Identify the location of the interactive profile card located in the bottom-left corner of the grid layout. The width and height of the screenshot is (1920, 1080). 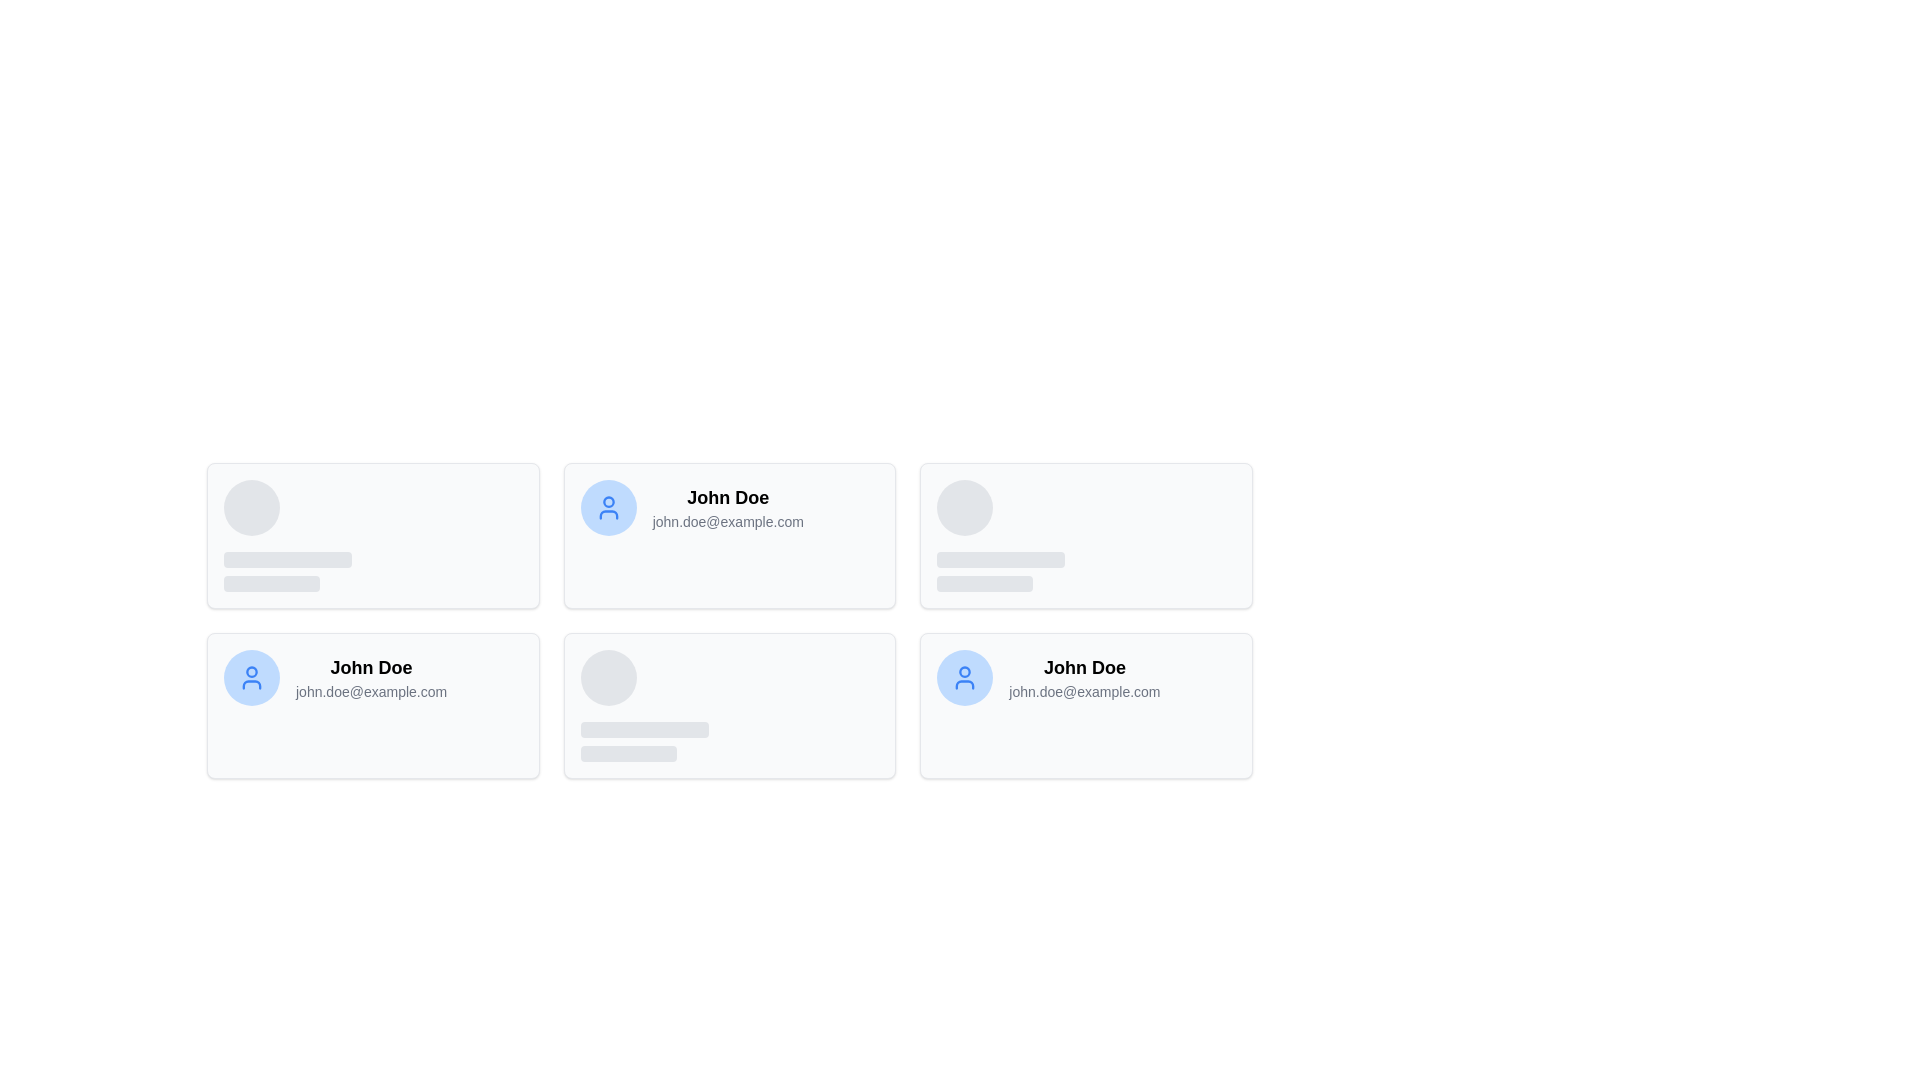
(373, 704).